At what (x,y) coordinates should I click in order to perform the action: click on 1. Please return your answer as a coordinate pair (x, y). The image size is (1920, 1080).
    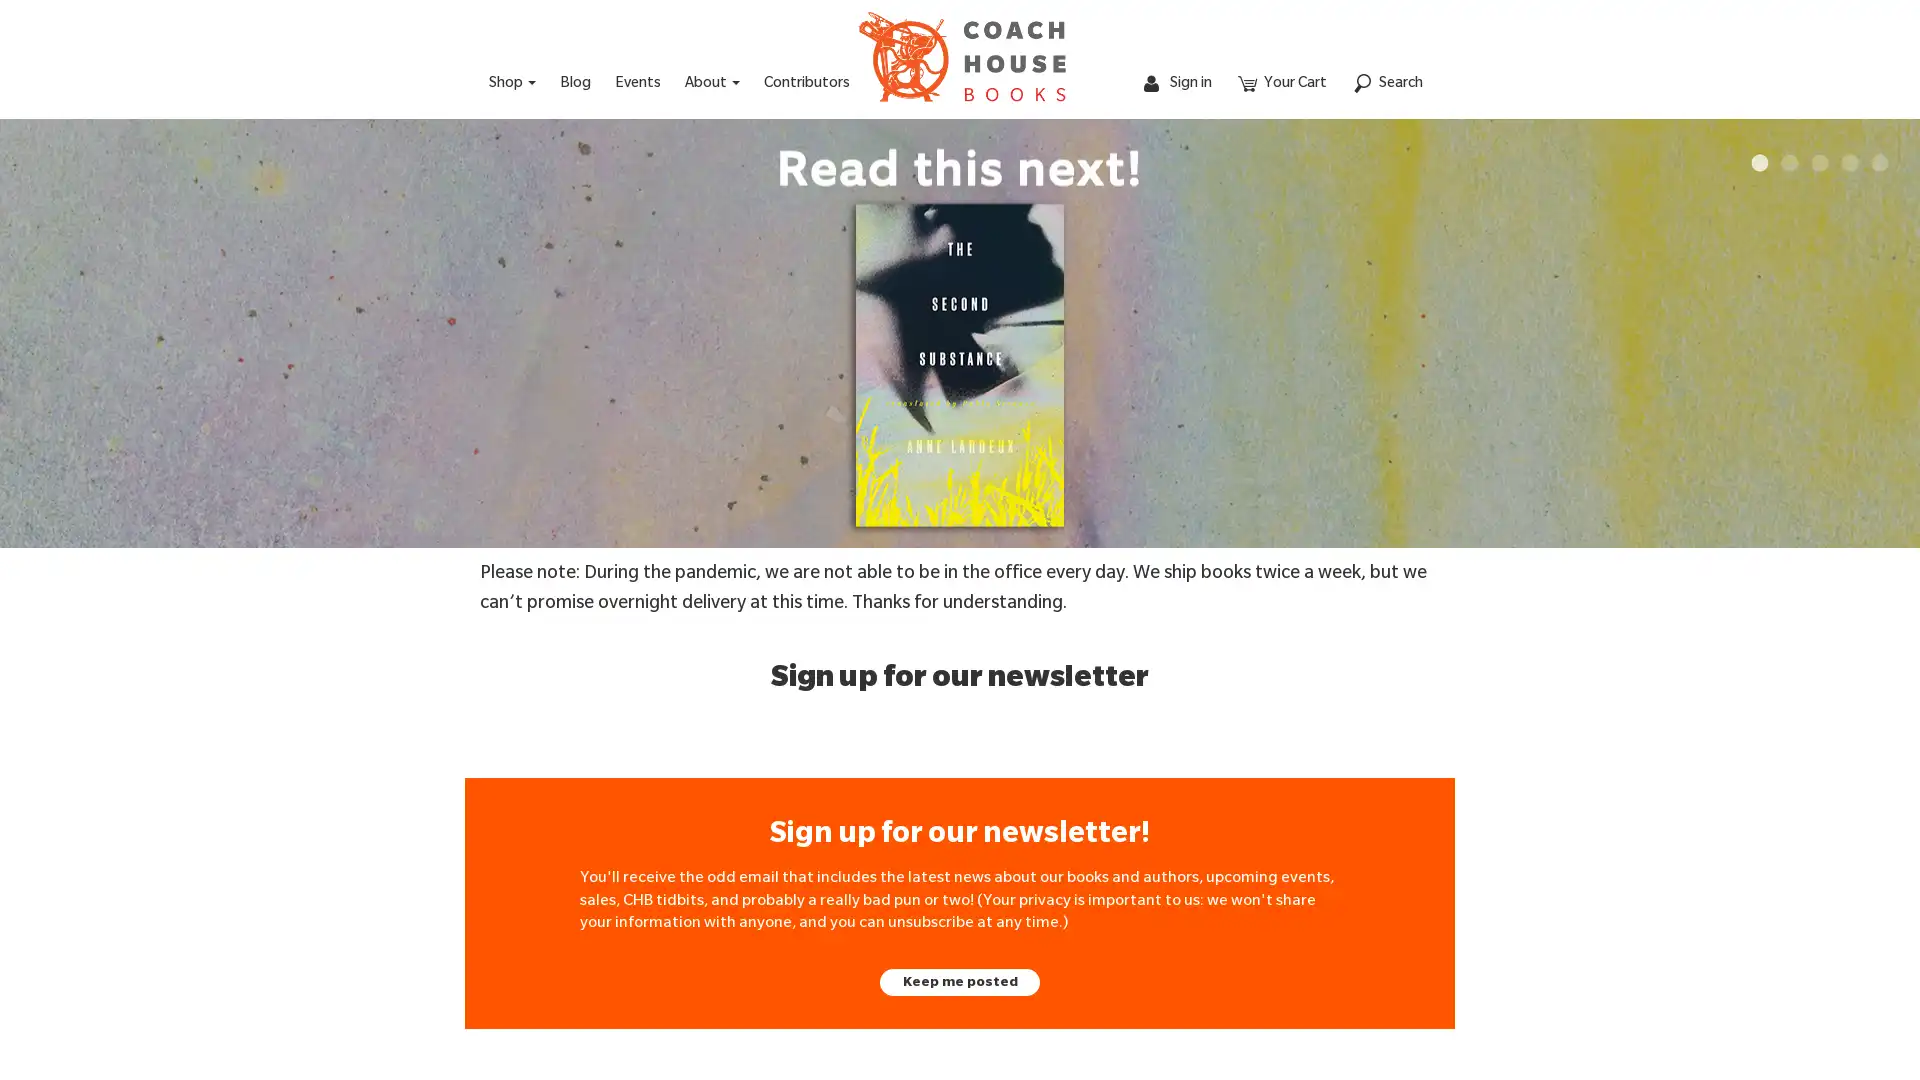
    Looking at the image, I should click on (1760, 163).